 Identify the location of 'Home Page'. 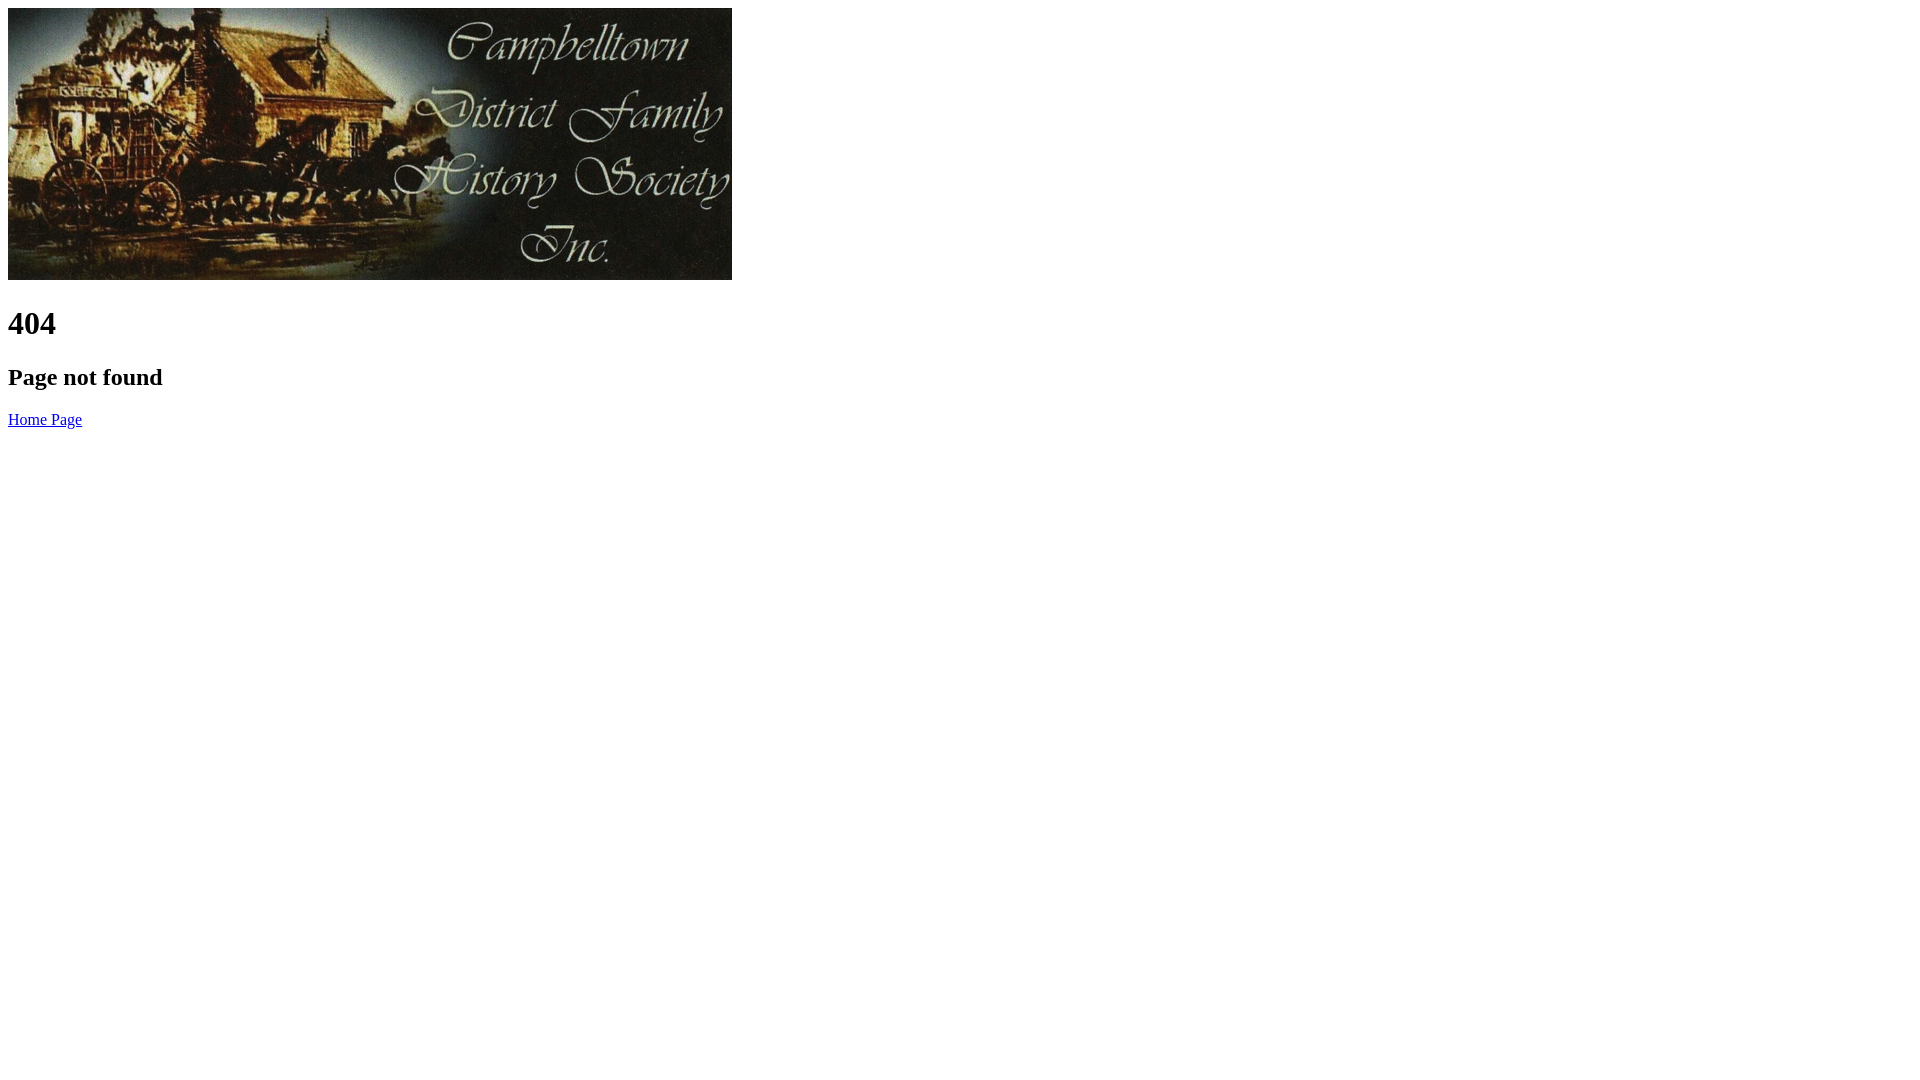
(44, 418).